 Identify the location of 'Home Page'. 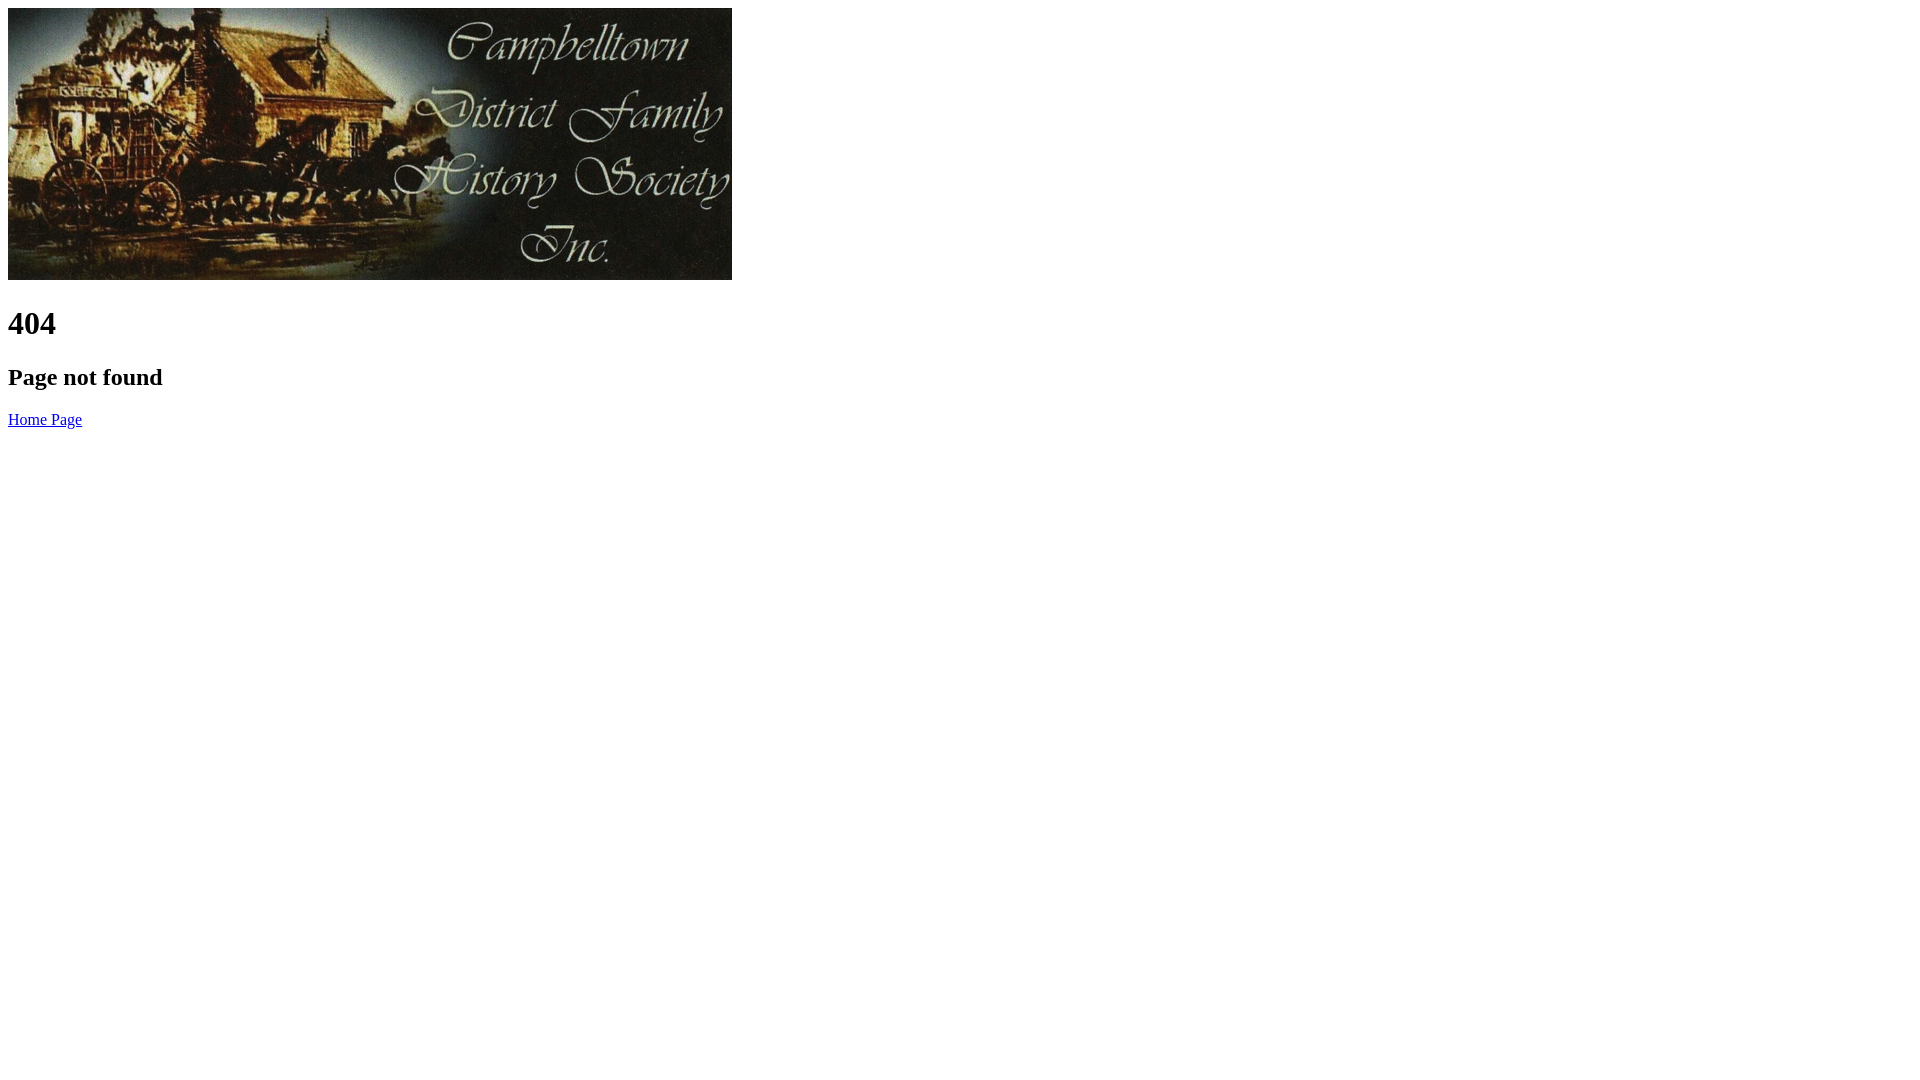
(44, 418).